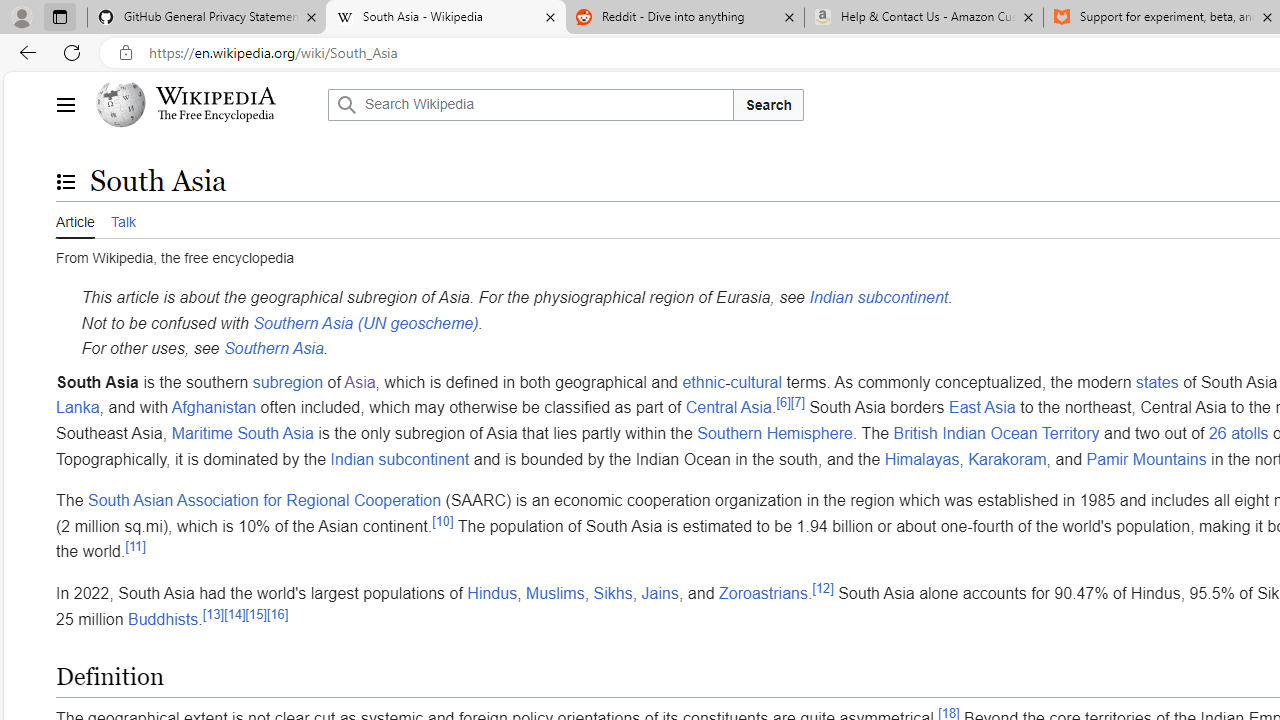 This screenshot has width=1280, height=720. What do you see at coordinates (727, 406) in the screenshot?
I see `'Central Asia'` at bounding box center [727, 406].